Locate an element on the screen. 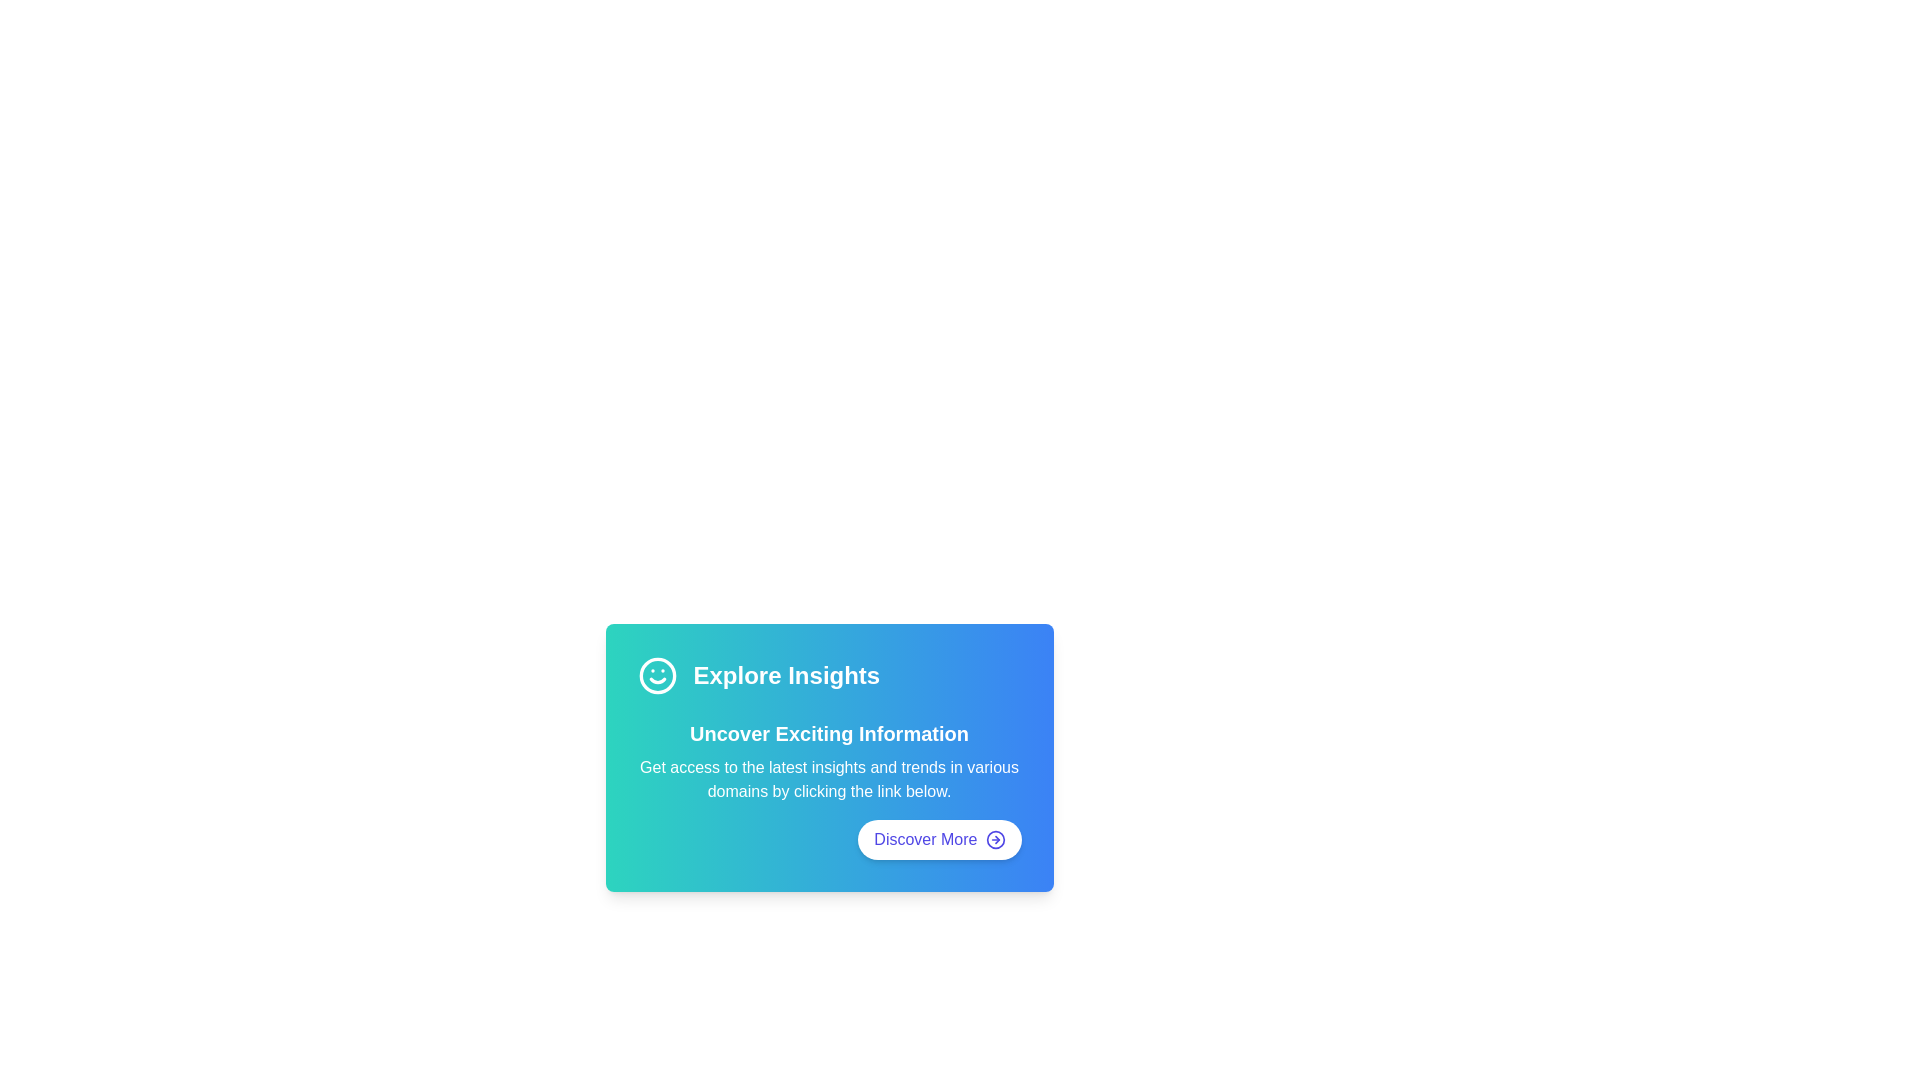 The height and width of the screenshot is (1080, 1920). the circular blue icon with a right-pointing arrow, located to the right of the text 'Discover More' inside a button at the bottom right of the card-like panel is located at coordinates (995, 840).